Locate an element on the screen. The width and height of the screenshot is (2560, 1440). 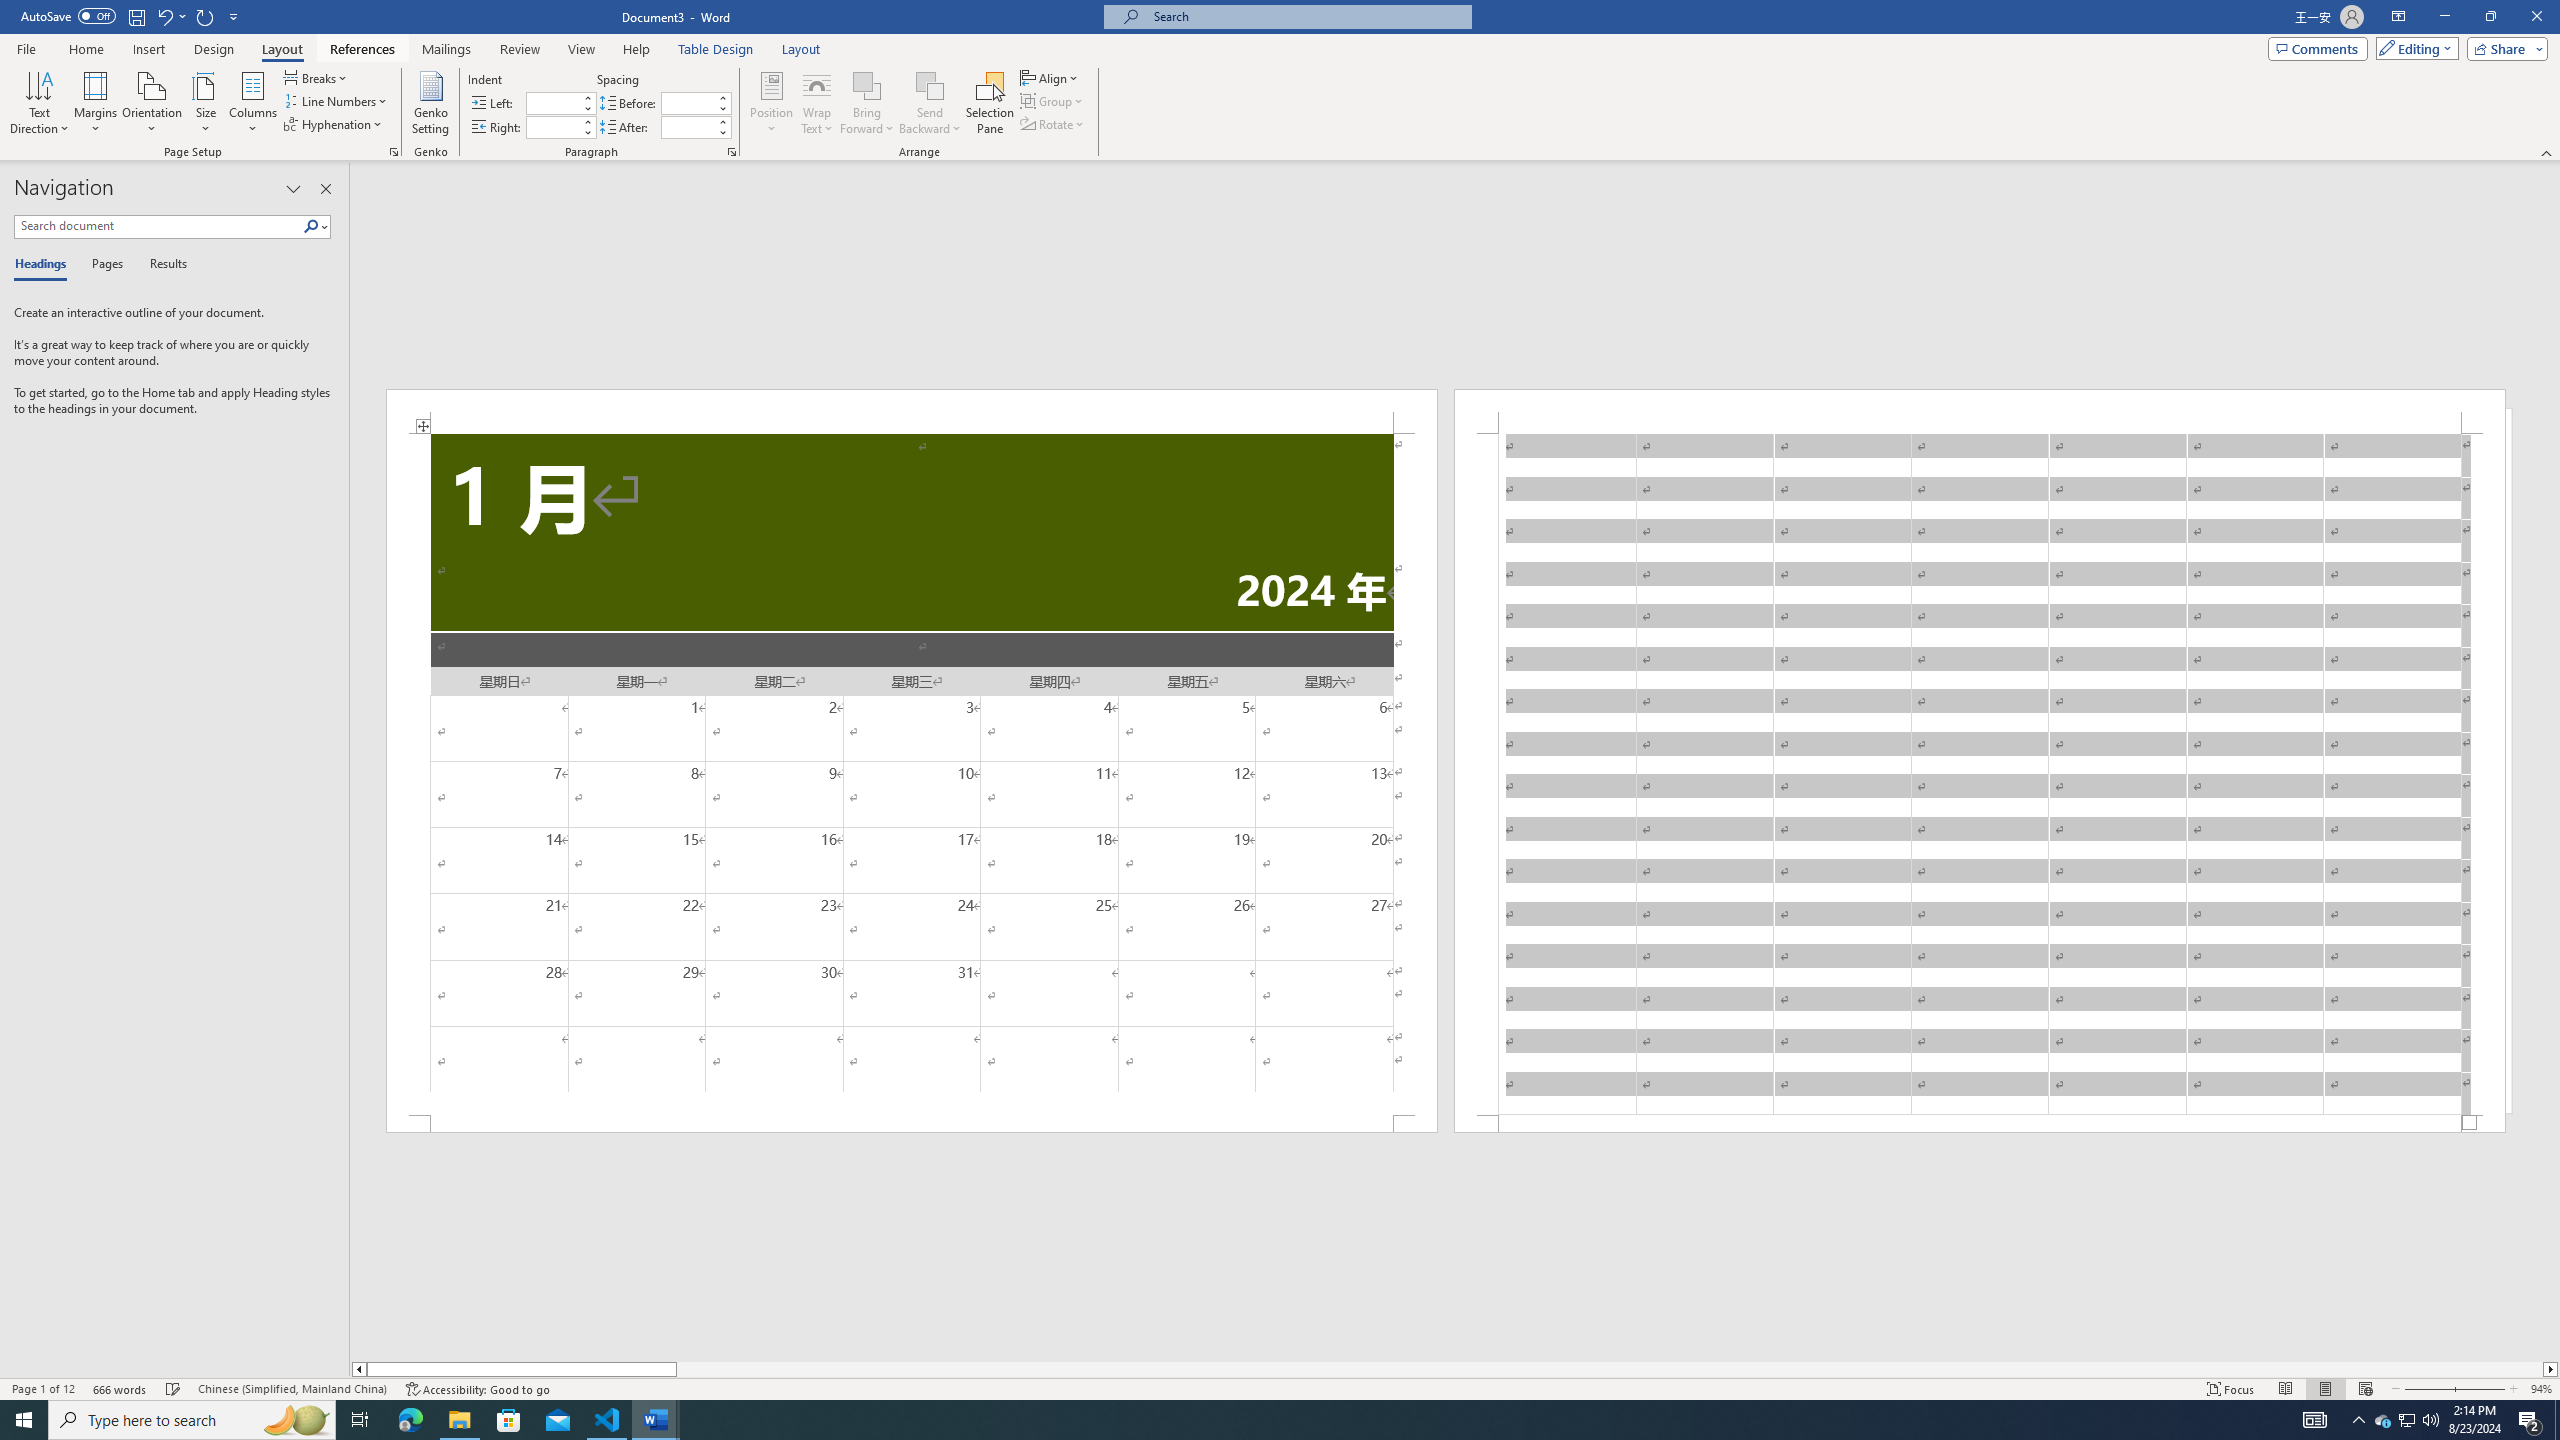
'Position' is located at coordinates (770, 103).